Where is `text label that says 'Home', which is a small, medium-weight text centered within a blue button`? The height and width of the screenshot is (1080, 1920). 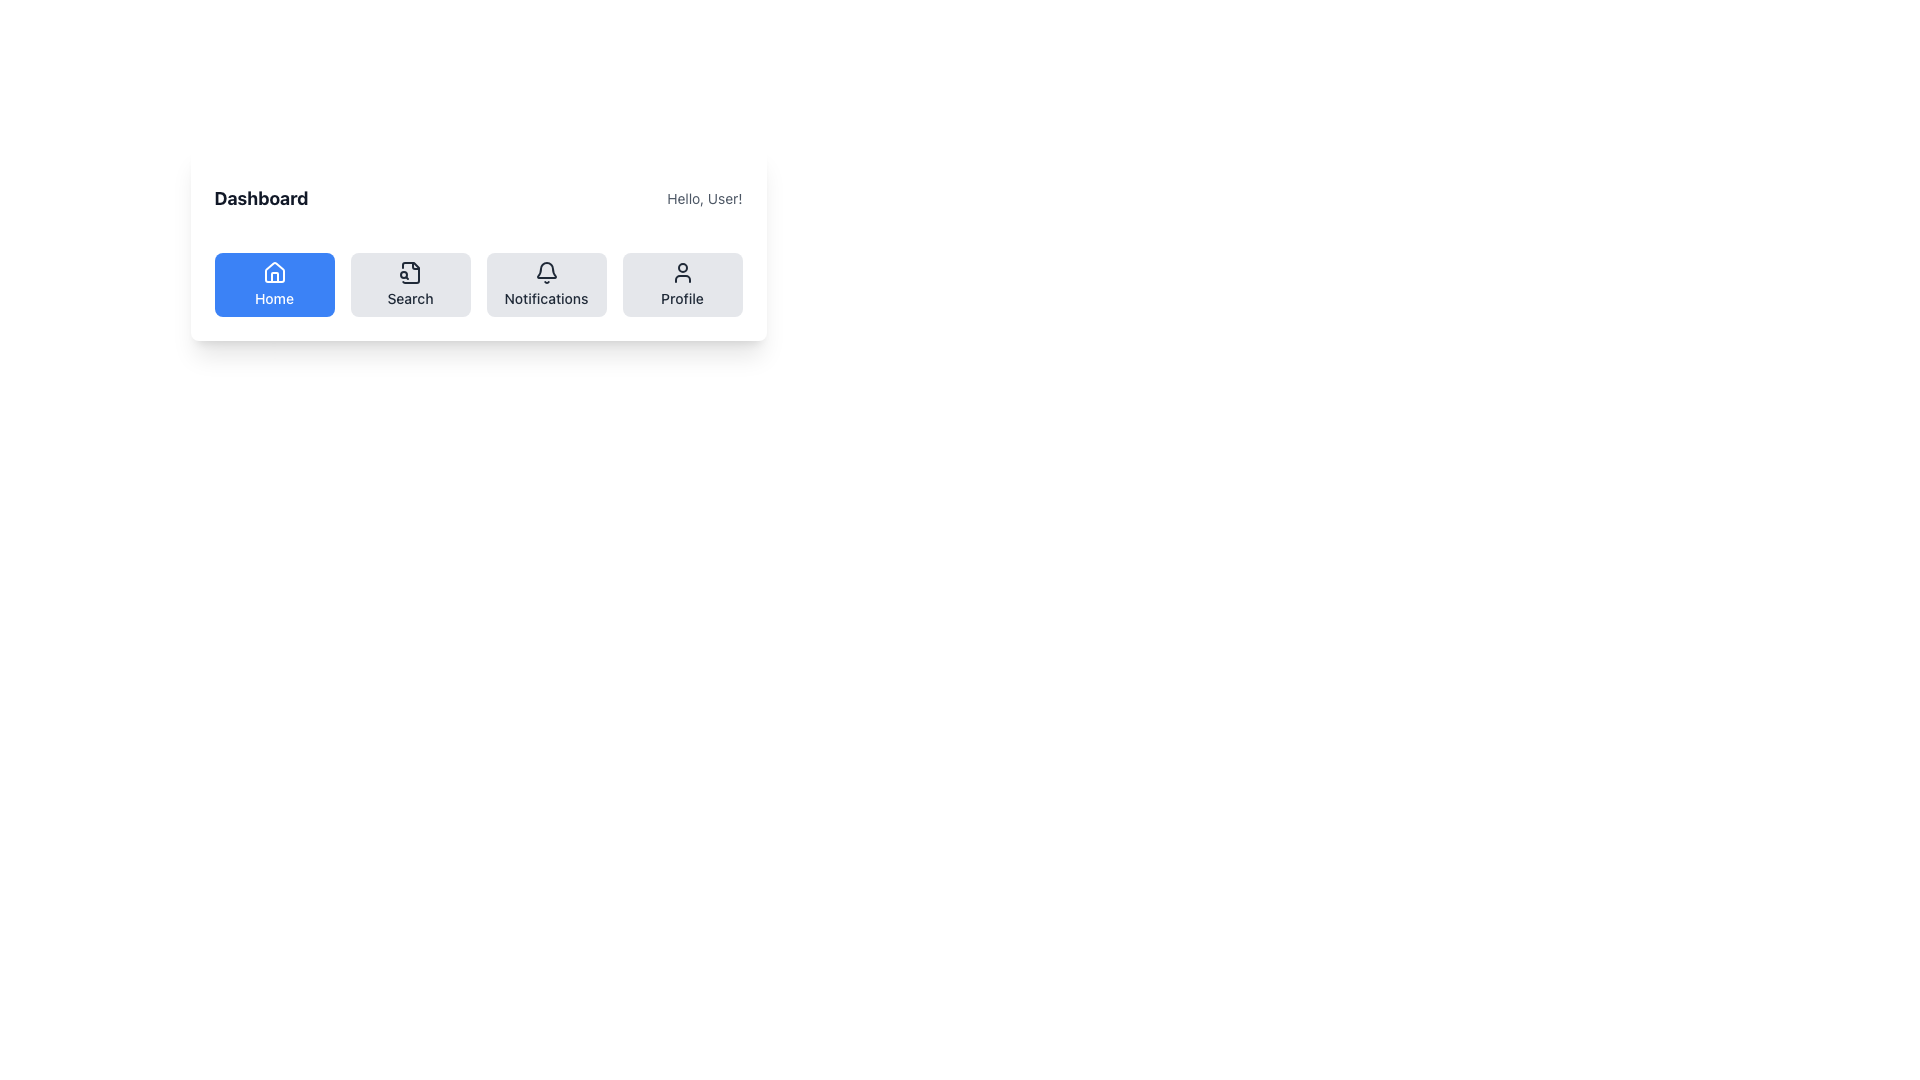 text label that says 'Home', which is a small, medium-weight text centered within a blue button is located at coordinates (273, 299).